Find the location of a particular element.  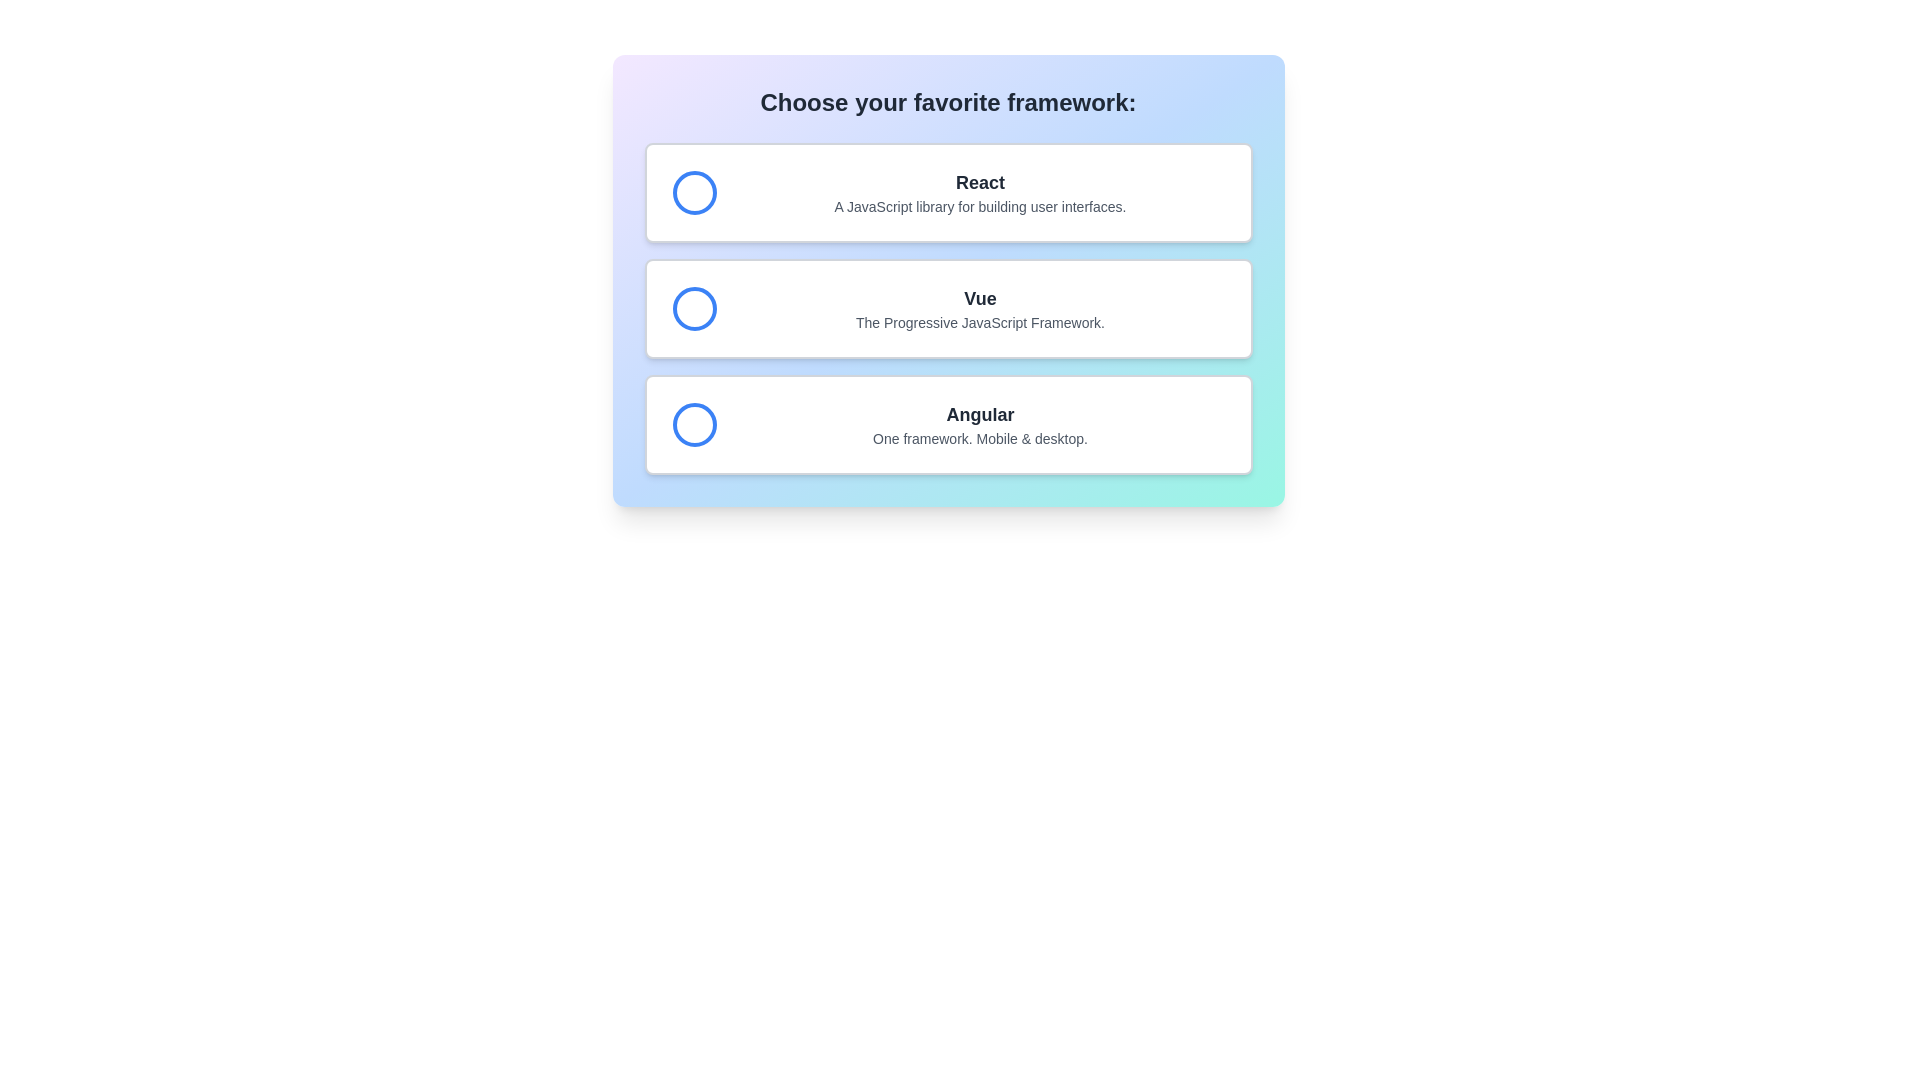

the radio button for the 'Angular' framework option, which is located at the leftmost side of the third row in a vertically stacked list of options is located at coordinates (694, 423).